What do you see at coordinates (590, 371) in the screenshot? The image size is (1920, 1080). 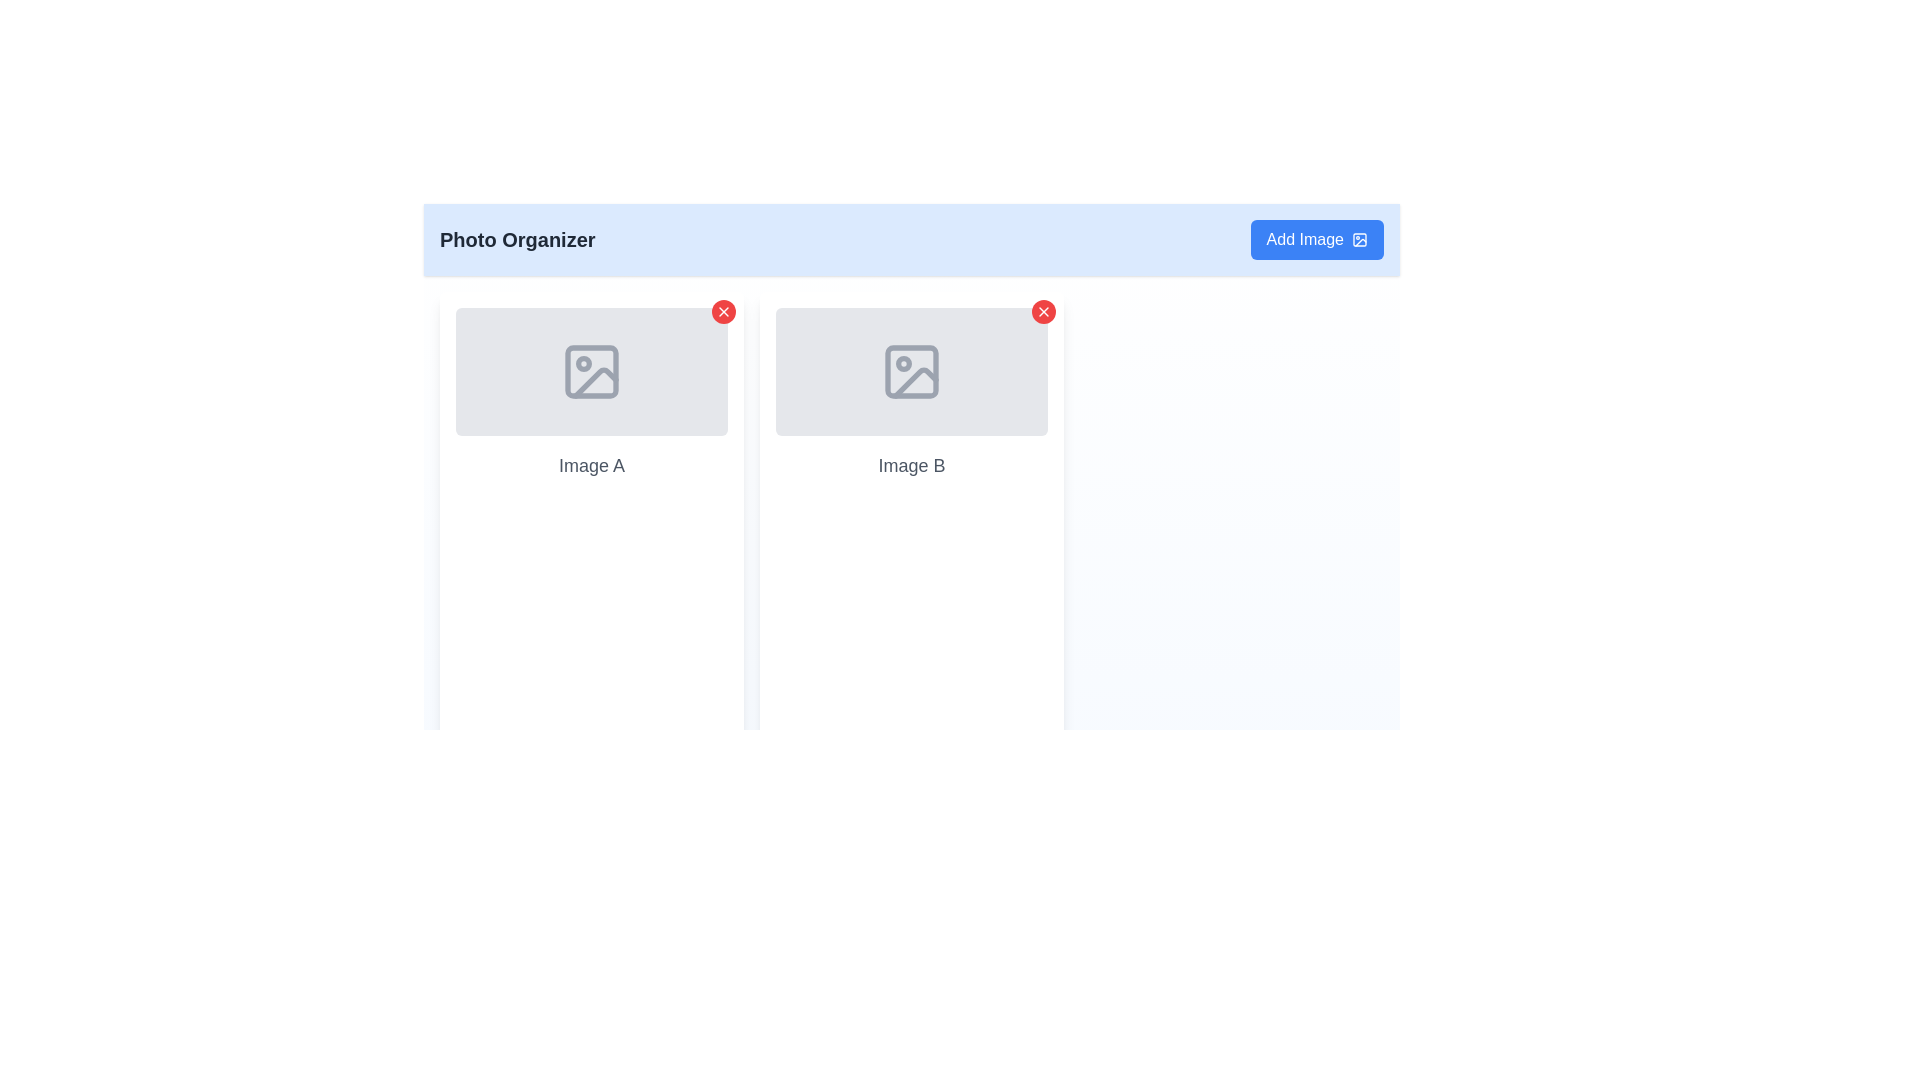 I see `the gray rectangular Image Placeholder containing a centered placeholder image icon, located at the top of the first column in a grid-like arrangement, with the label 'Image A' displayed below it` at bounding box center [590, 371].